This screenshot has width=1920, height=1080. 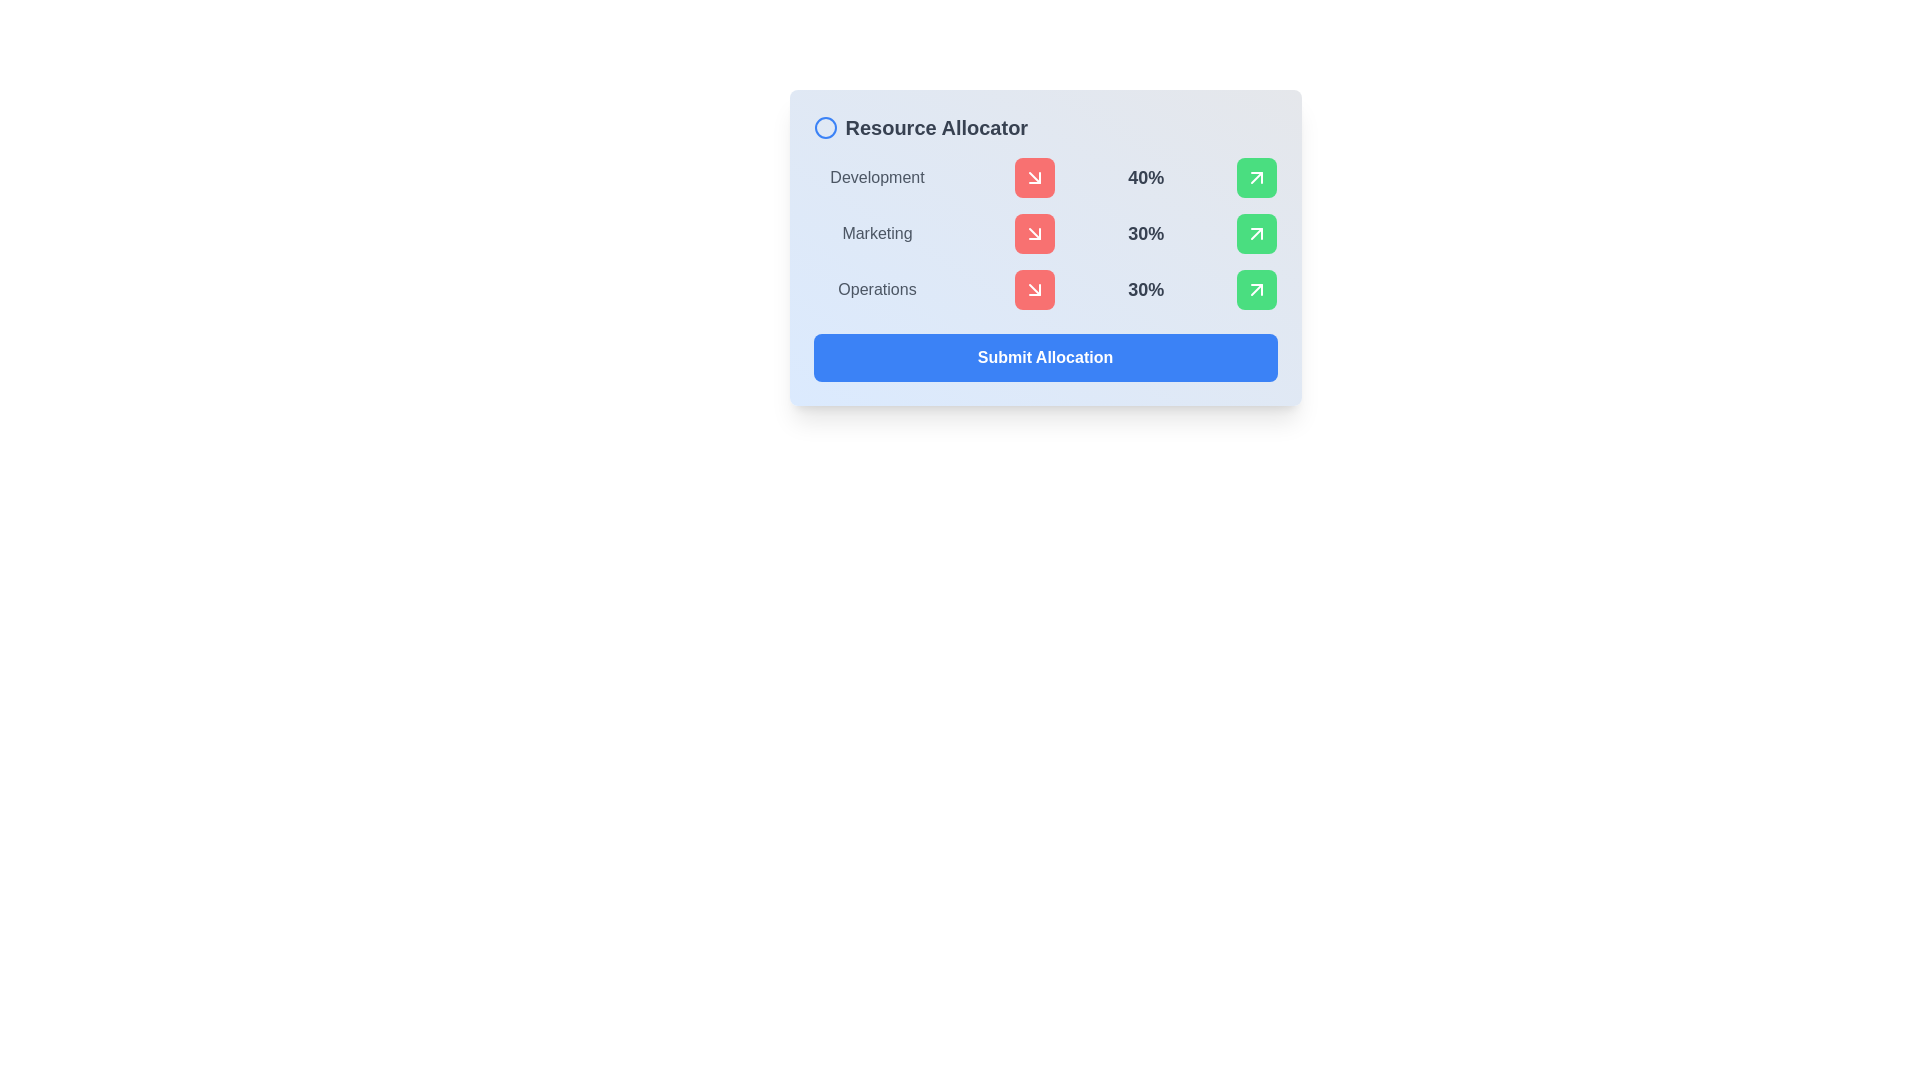 What do you see at coordinates (1256, 176) in the screenshot?
I see `the upward-right arrow icon located in the top-right corner of the table in the Resource Allocator panel` at bounding box center [1256, 176].